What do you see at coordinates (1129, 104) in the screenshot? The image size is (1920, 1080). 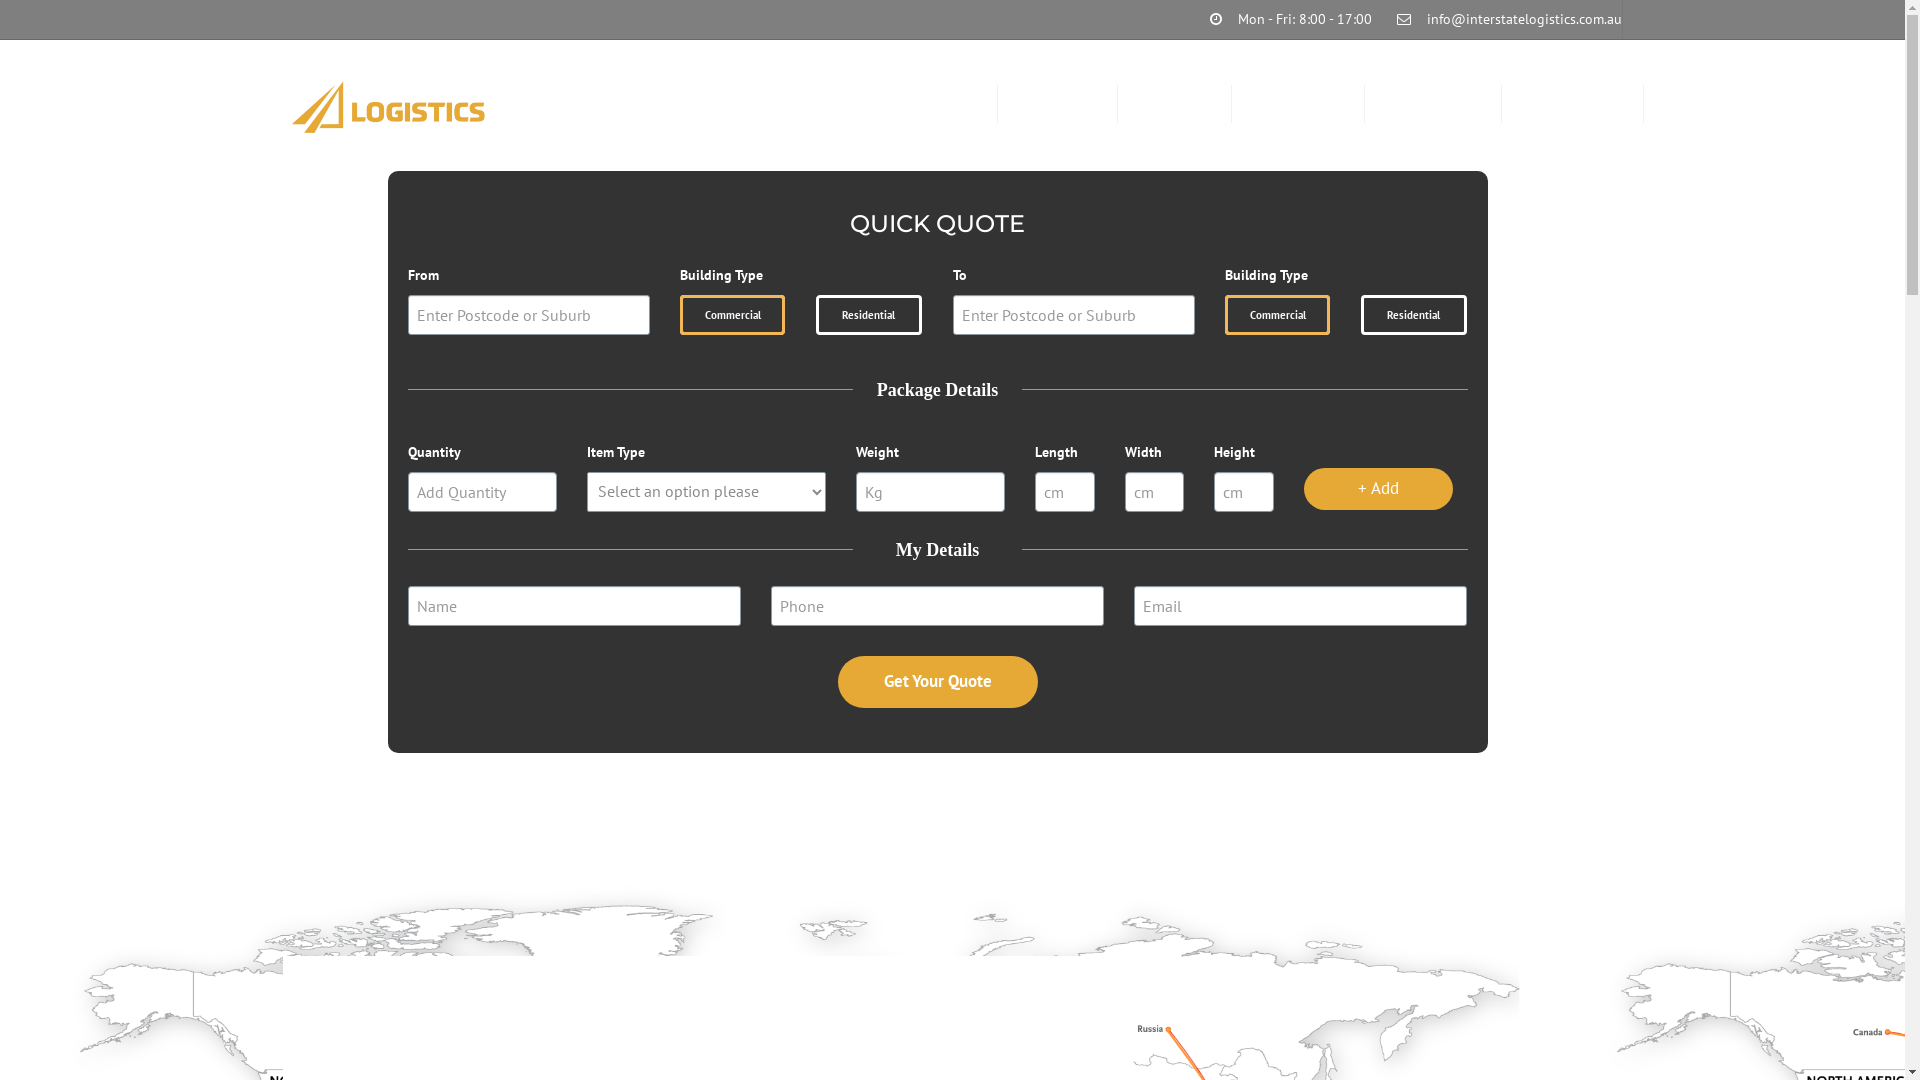 I see `'SERVICES'` at bounding box center [1129, 104].